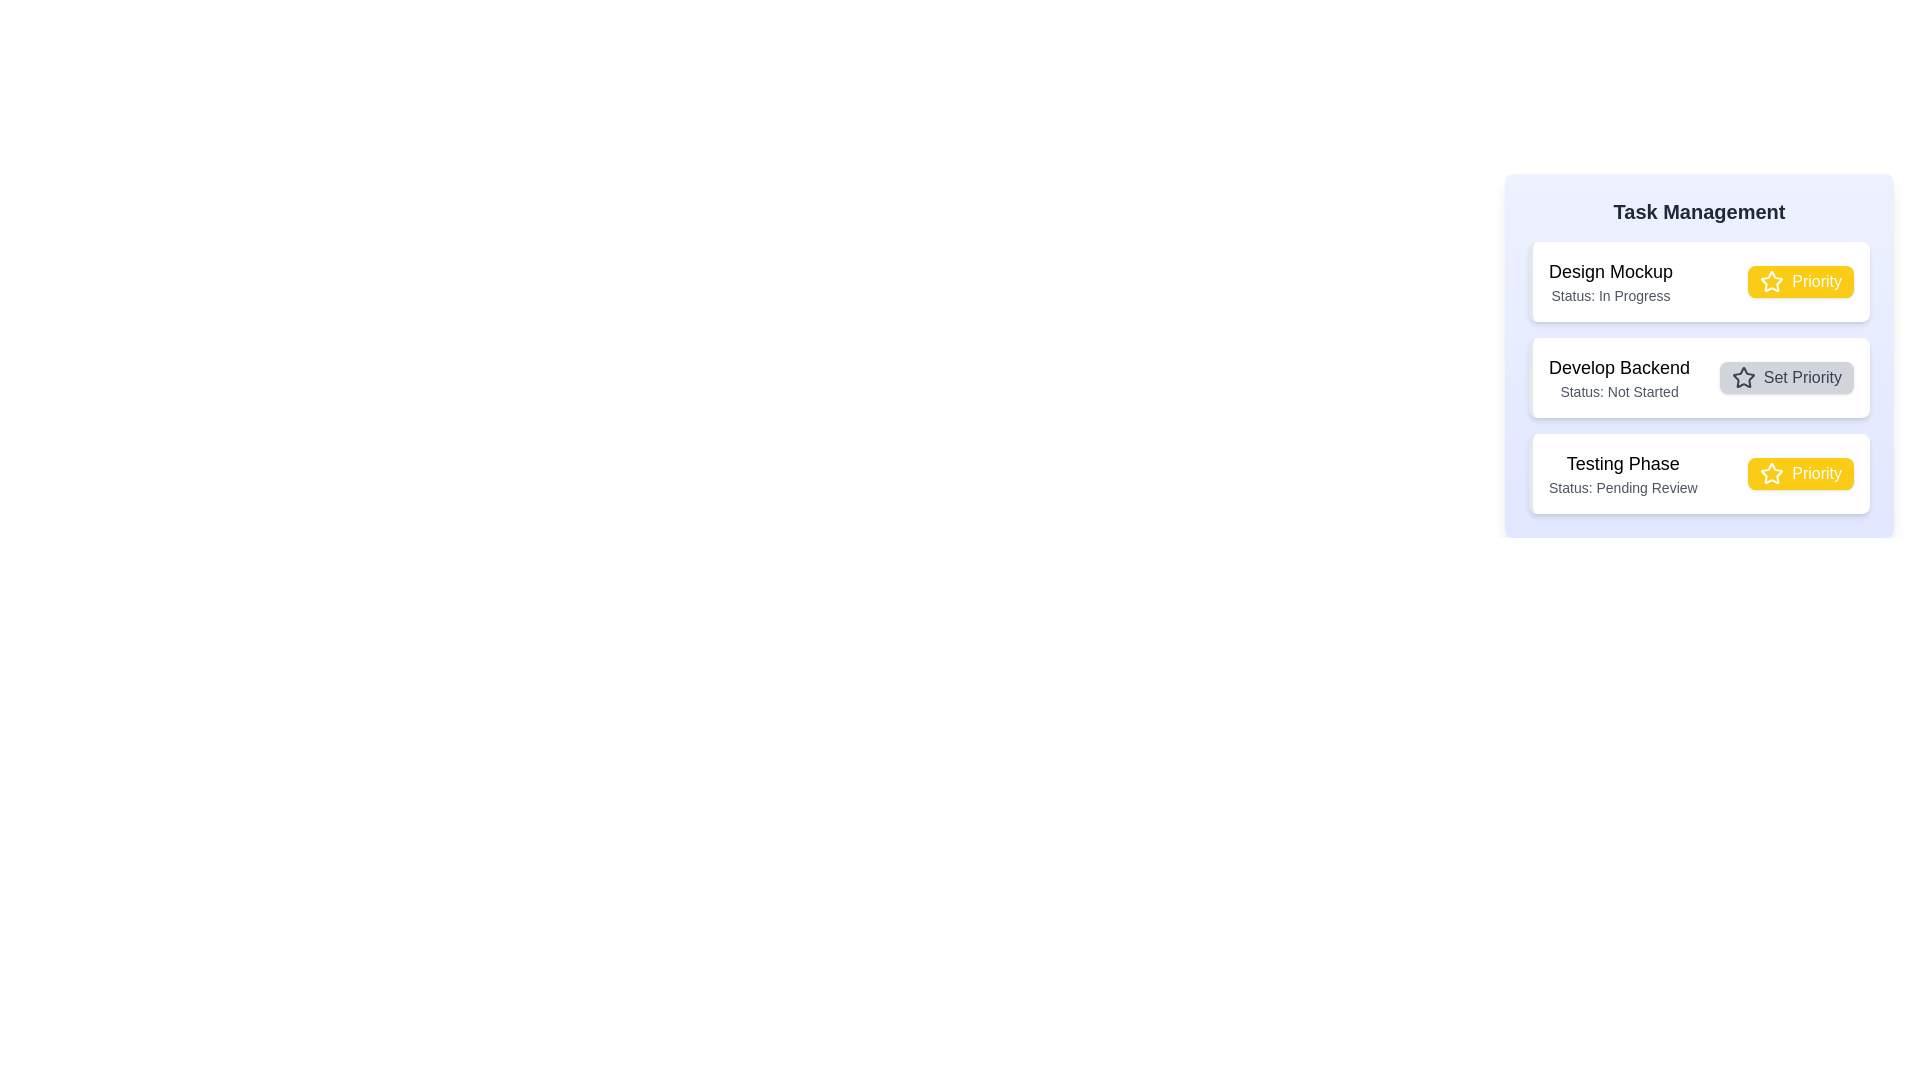  What do you see at coordinates (1623, 463) in the screenshot?
I see `the task title Testing Phase to select its text` at bounding box center [1623, 463].